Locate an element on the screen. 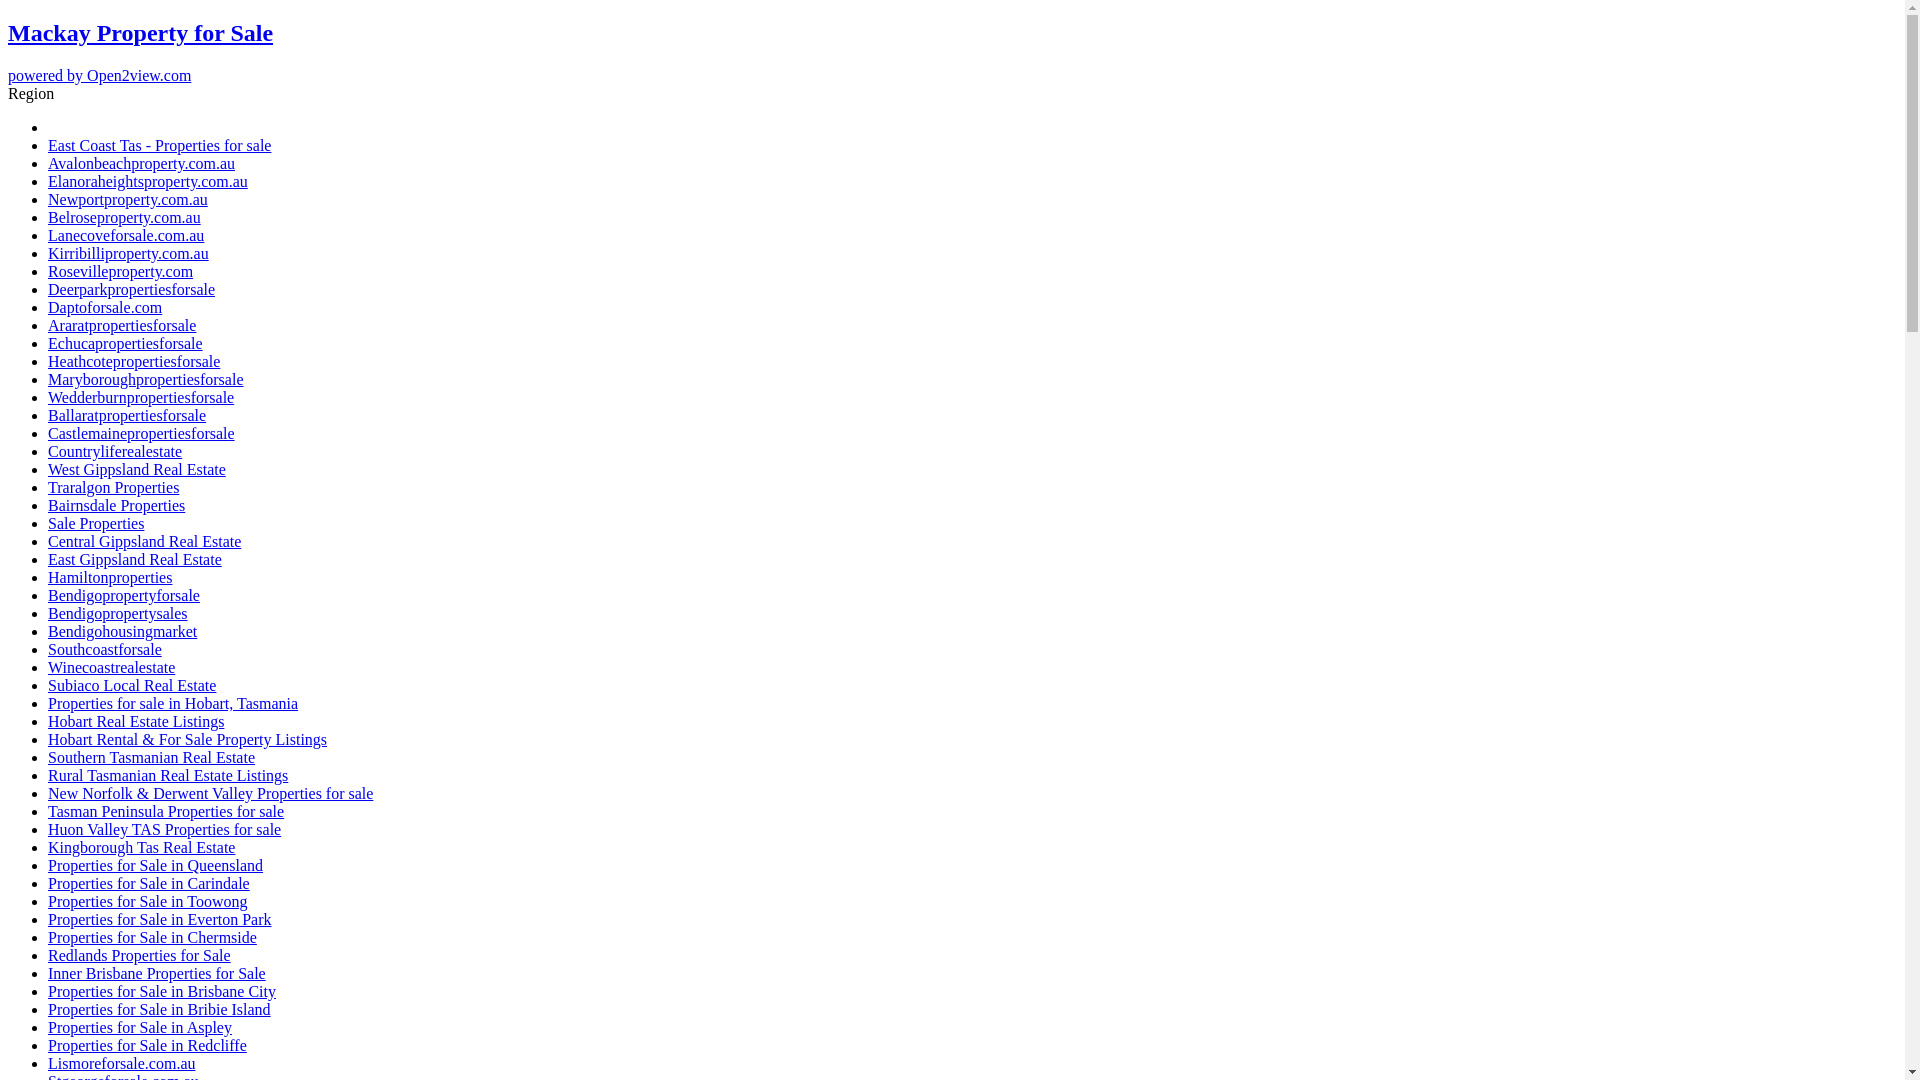 This screenshot has height=1080, width=1920. 'Bairnsdale Properties' is located at coordinates (115, 504).